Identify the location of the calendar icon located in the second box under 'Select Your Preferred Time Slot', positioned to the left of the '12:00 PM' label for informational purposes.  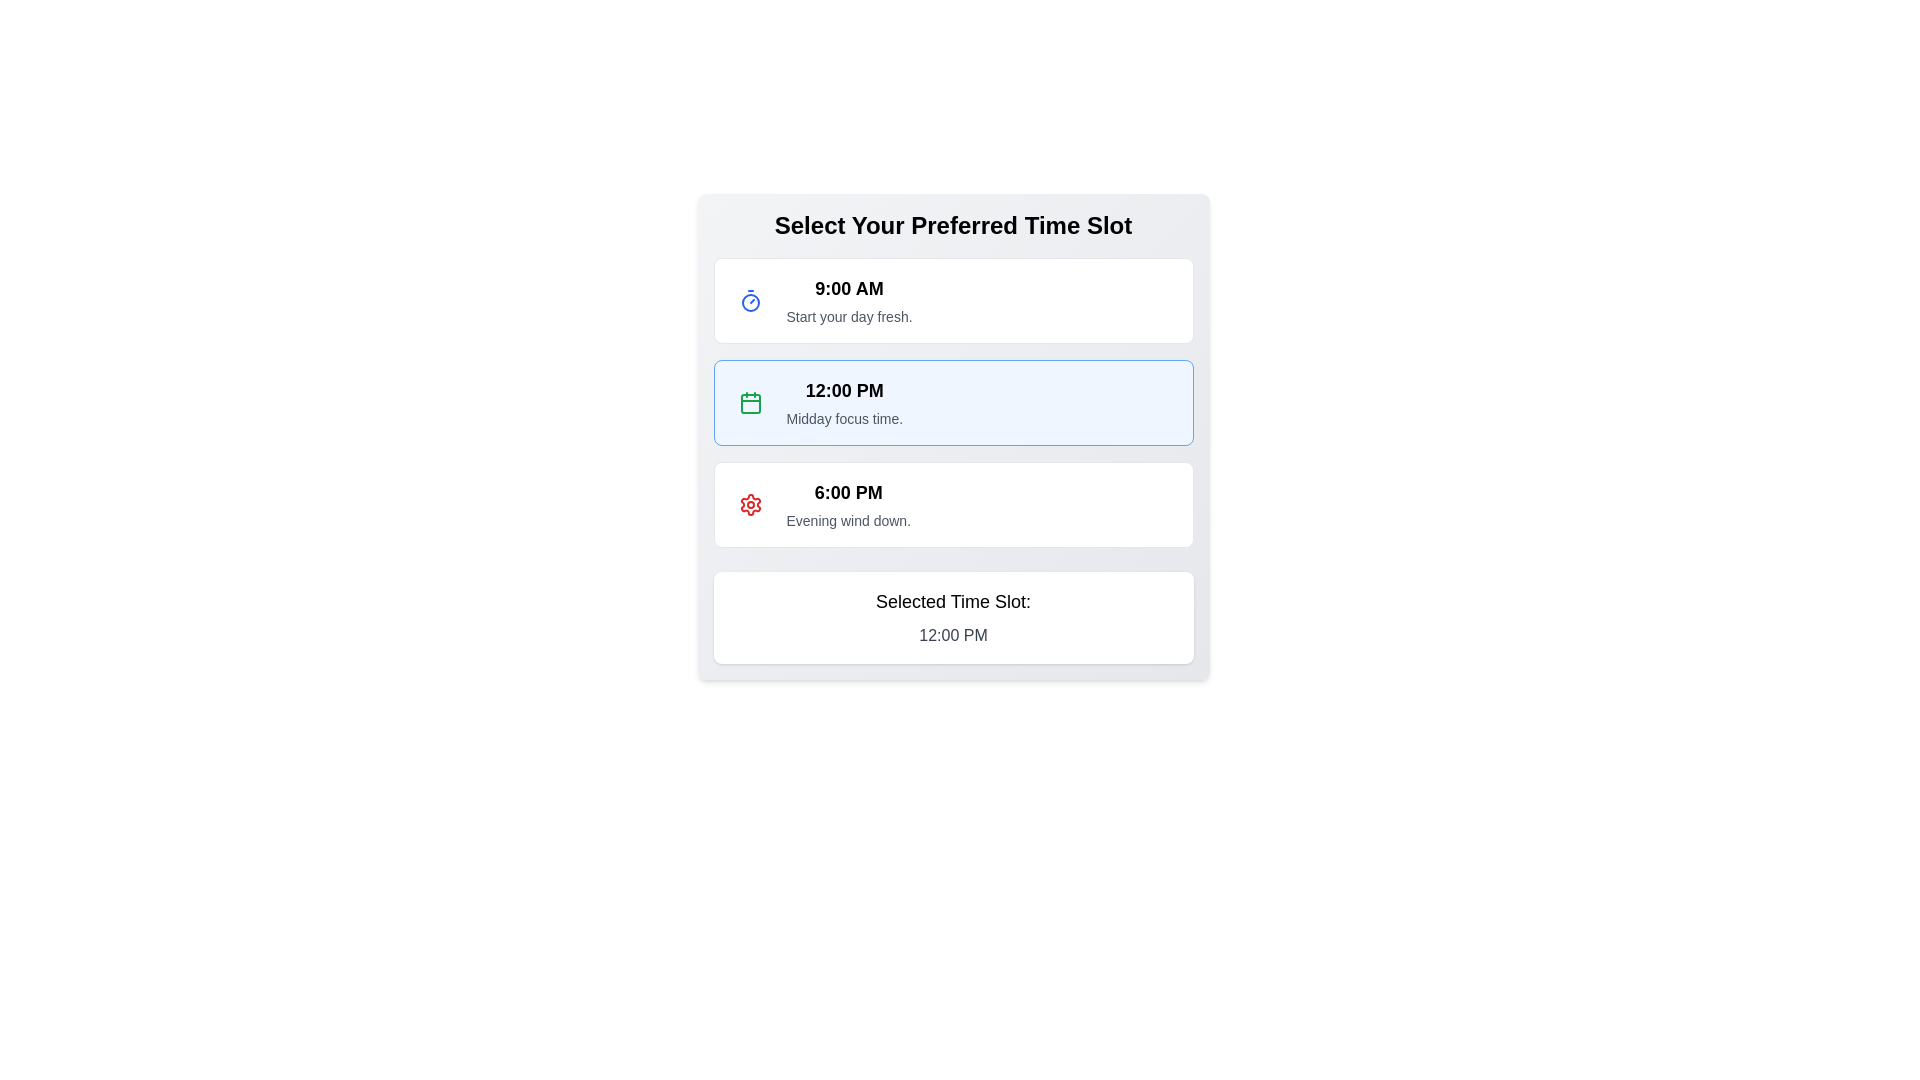
(749, 402).